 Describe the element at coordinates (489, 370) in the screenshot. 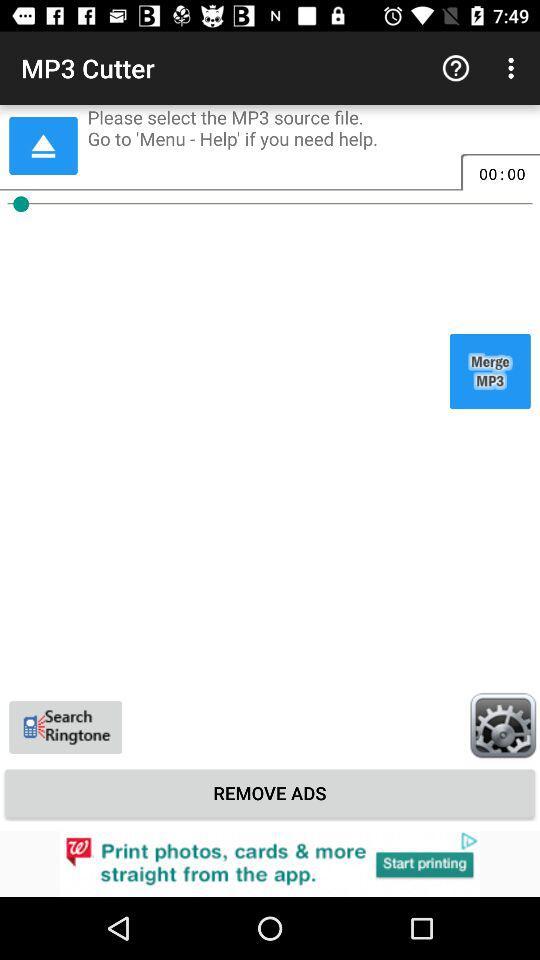

I see `merge mp3 files` at that location.